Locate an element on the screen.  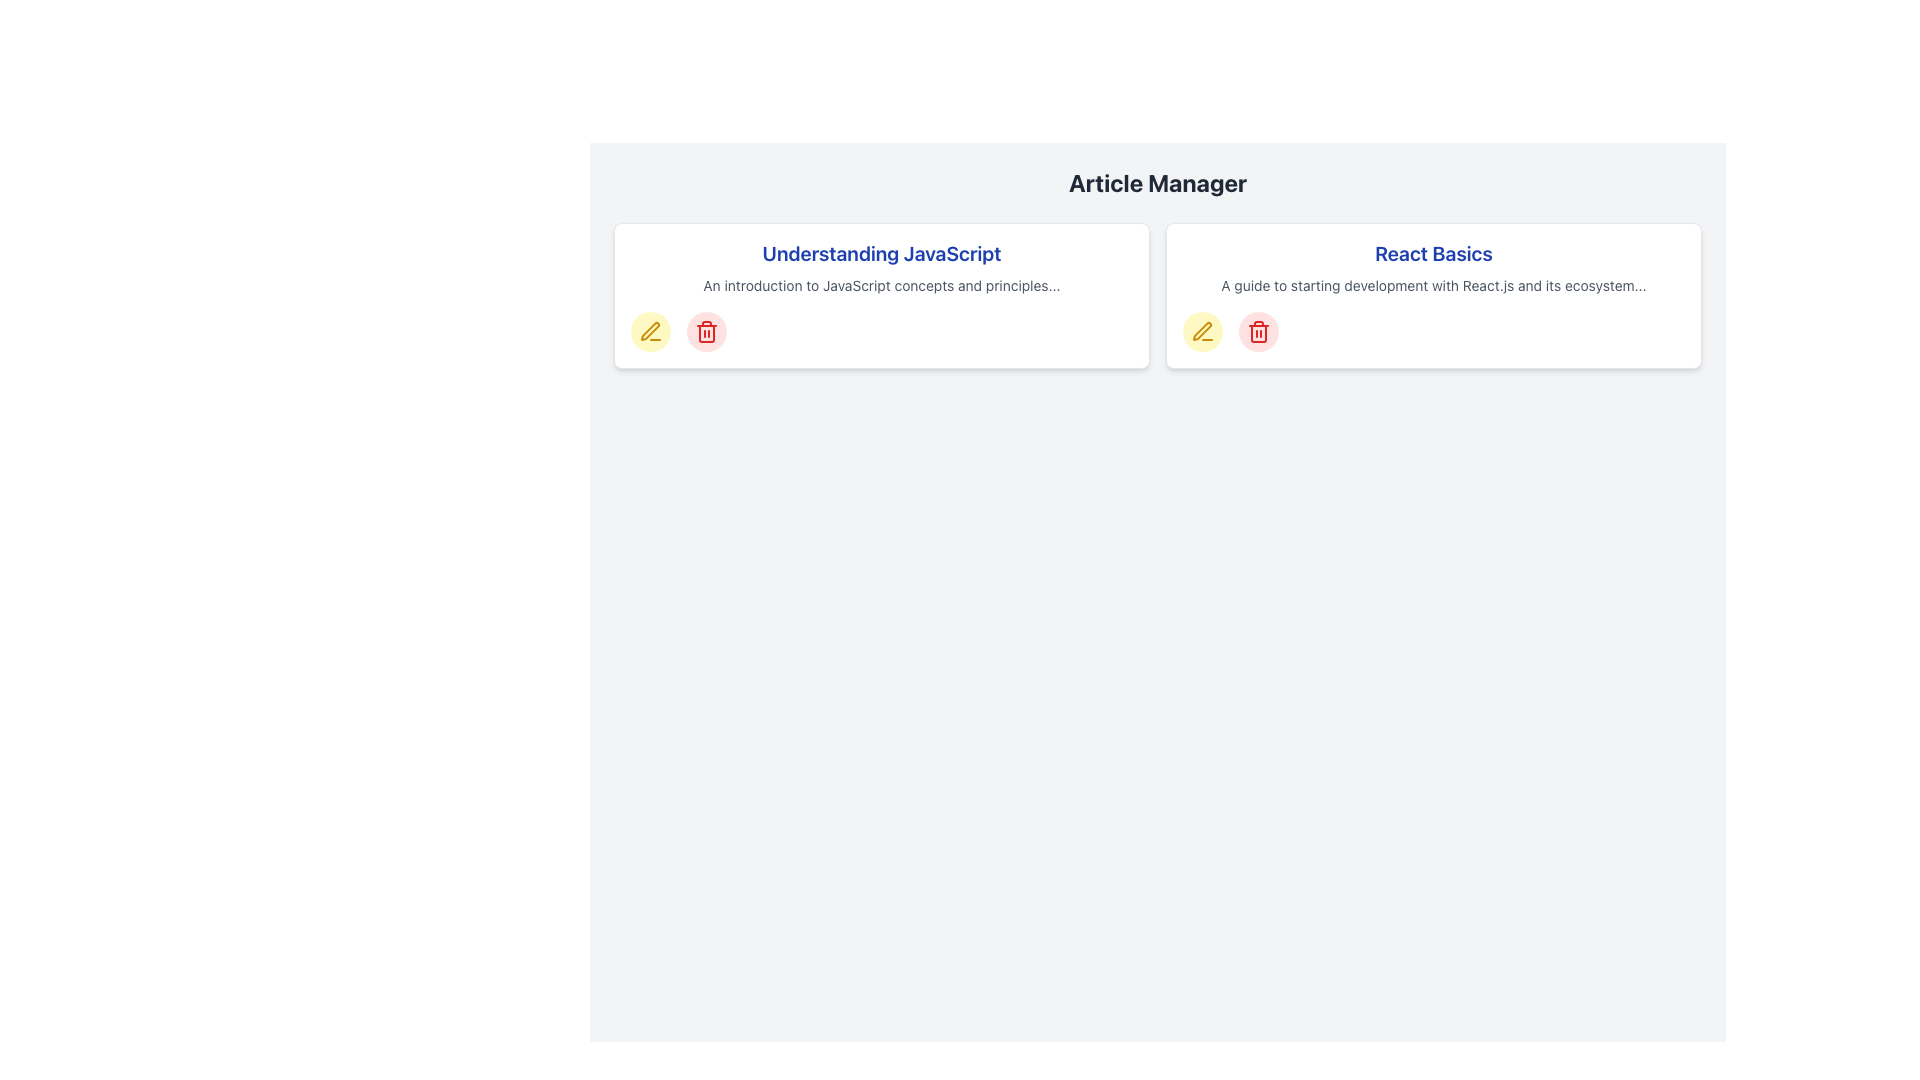
the circular button with an edit icon located beneath the text 'Understanding JavaScript' is located at coordinates (651, 330).